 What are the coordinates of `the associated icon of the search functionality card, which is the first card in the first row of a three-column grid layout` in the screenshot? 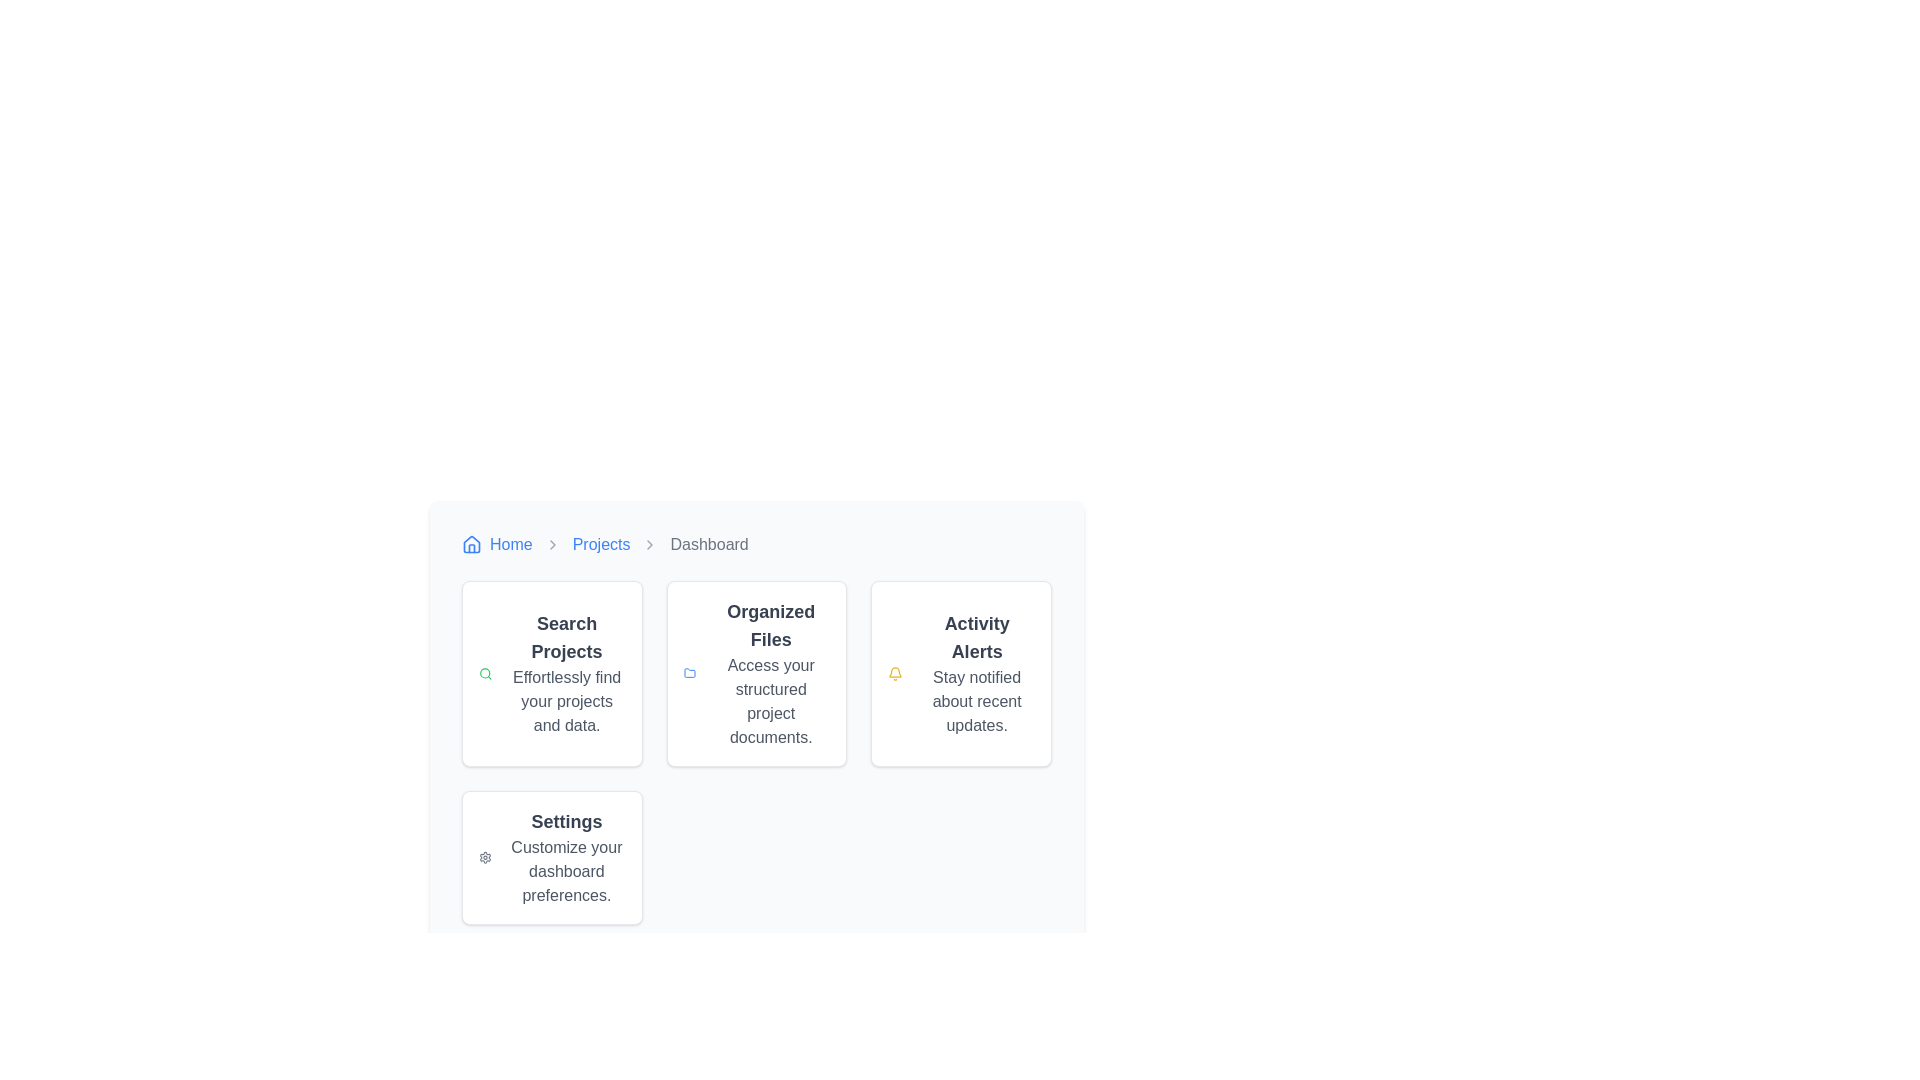 It's located at (552, 674).